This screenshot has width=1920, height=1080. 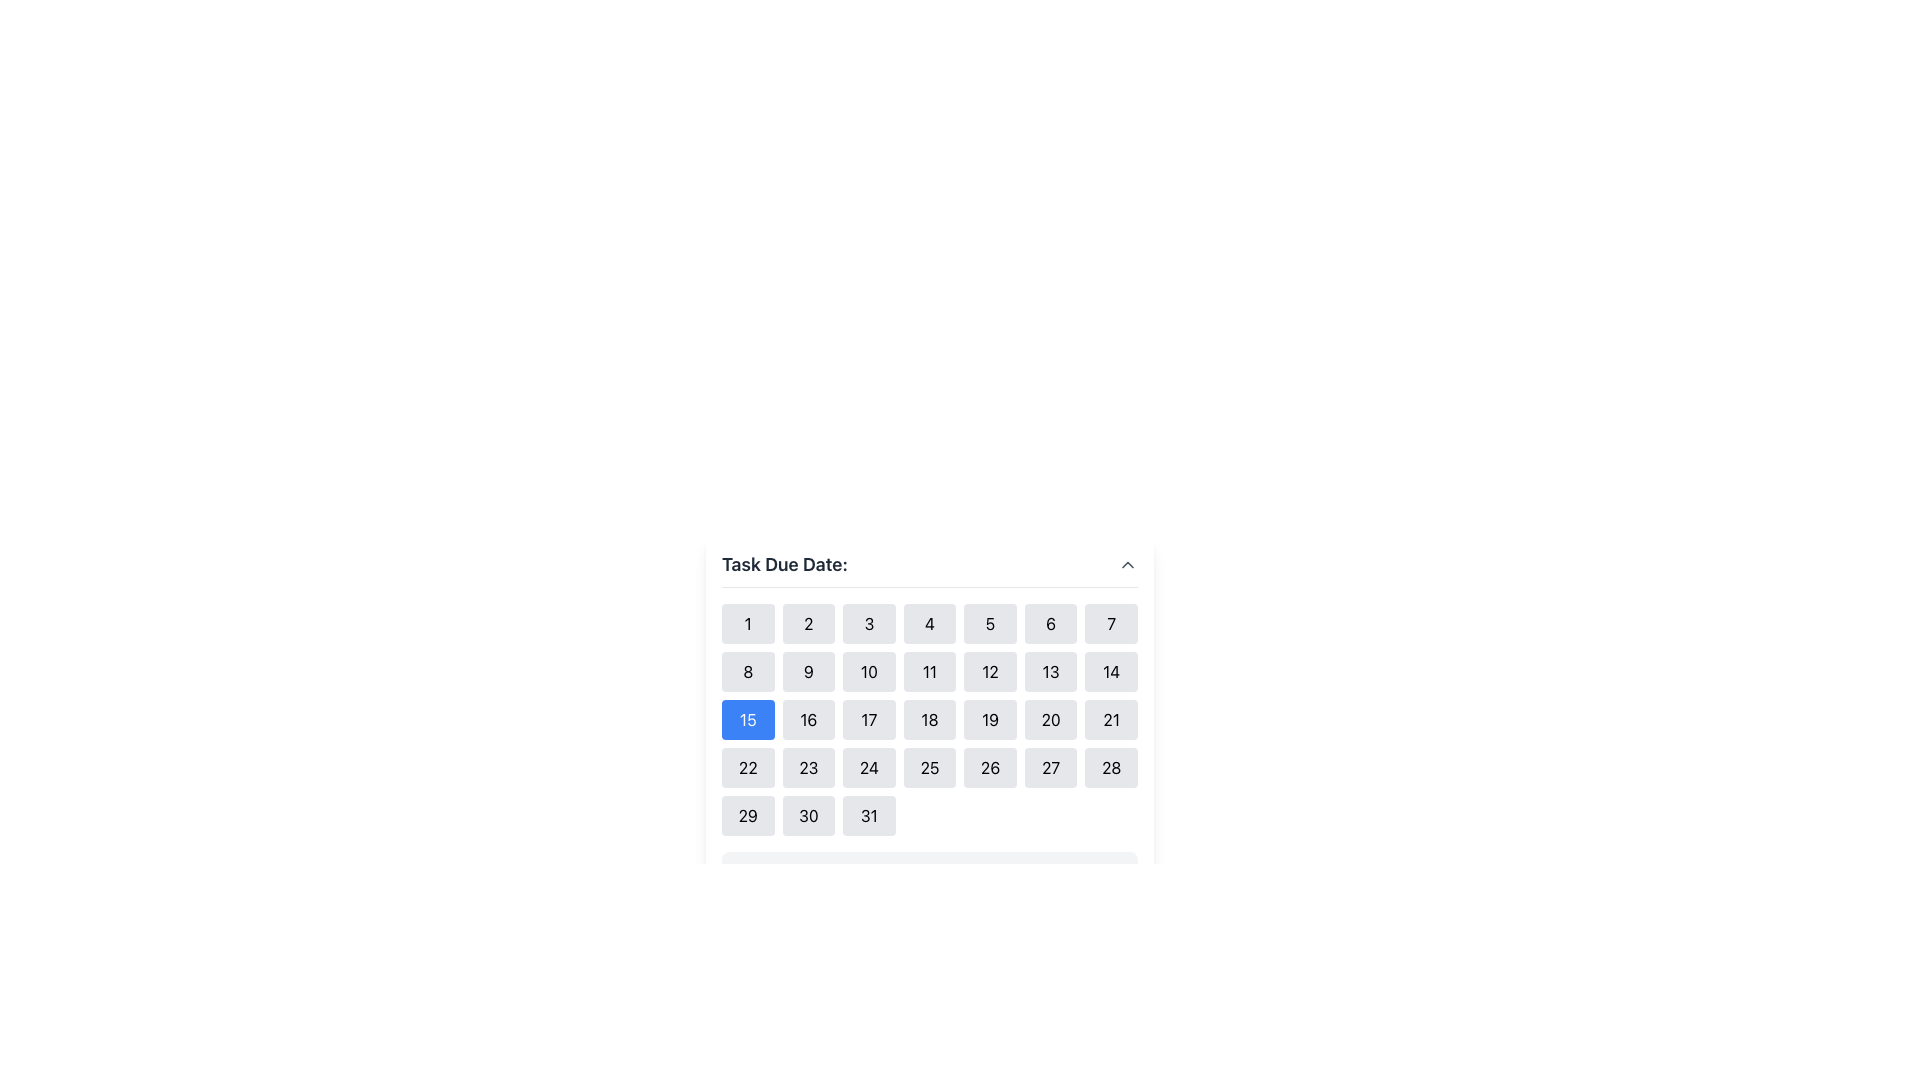 I want to click on the button representing the 15th day of the month in the calendar interface, which has a blue background and is located in the third row, first column under 'Task Due Date:', so click(x=747, y=720).